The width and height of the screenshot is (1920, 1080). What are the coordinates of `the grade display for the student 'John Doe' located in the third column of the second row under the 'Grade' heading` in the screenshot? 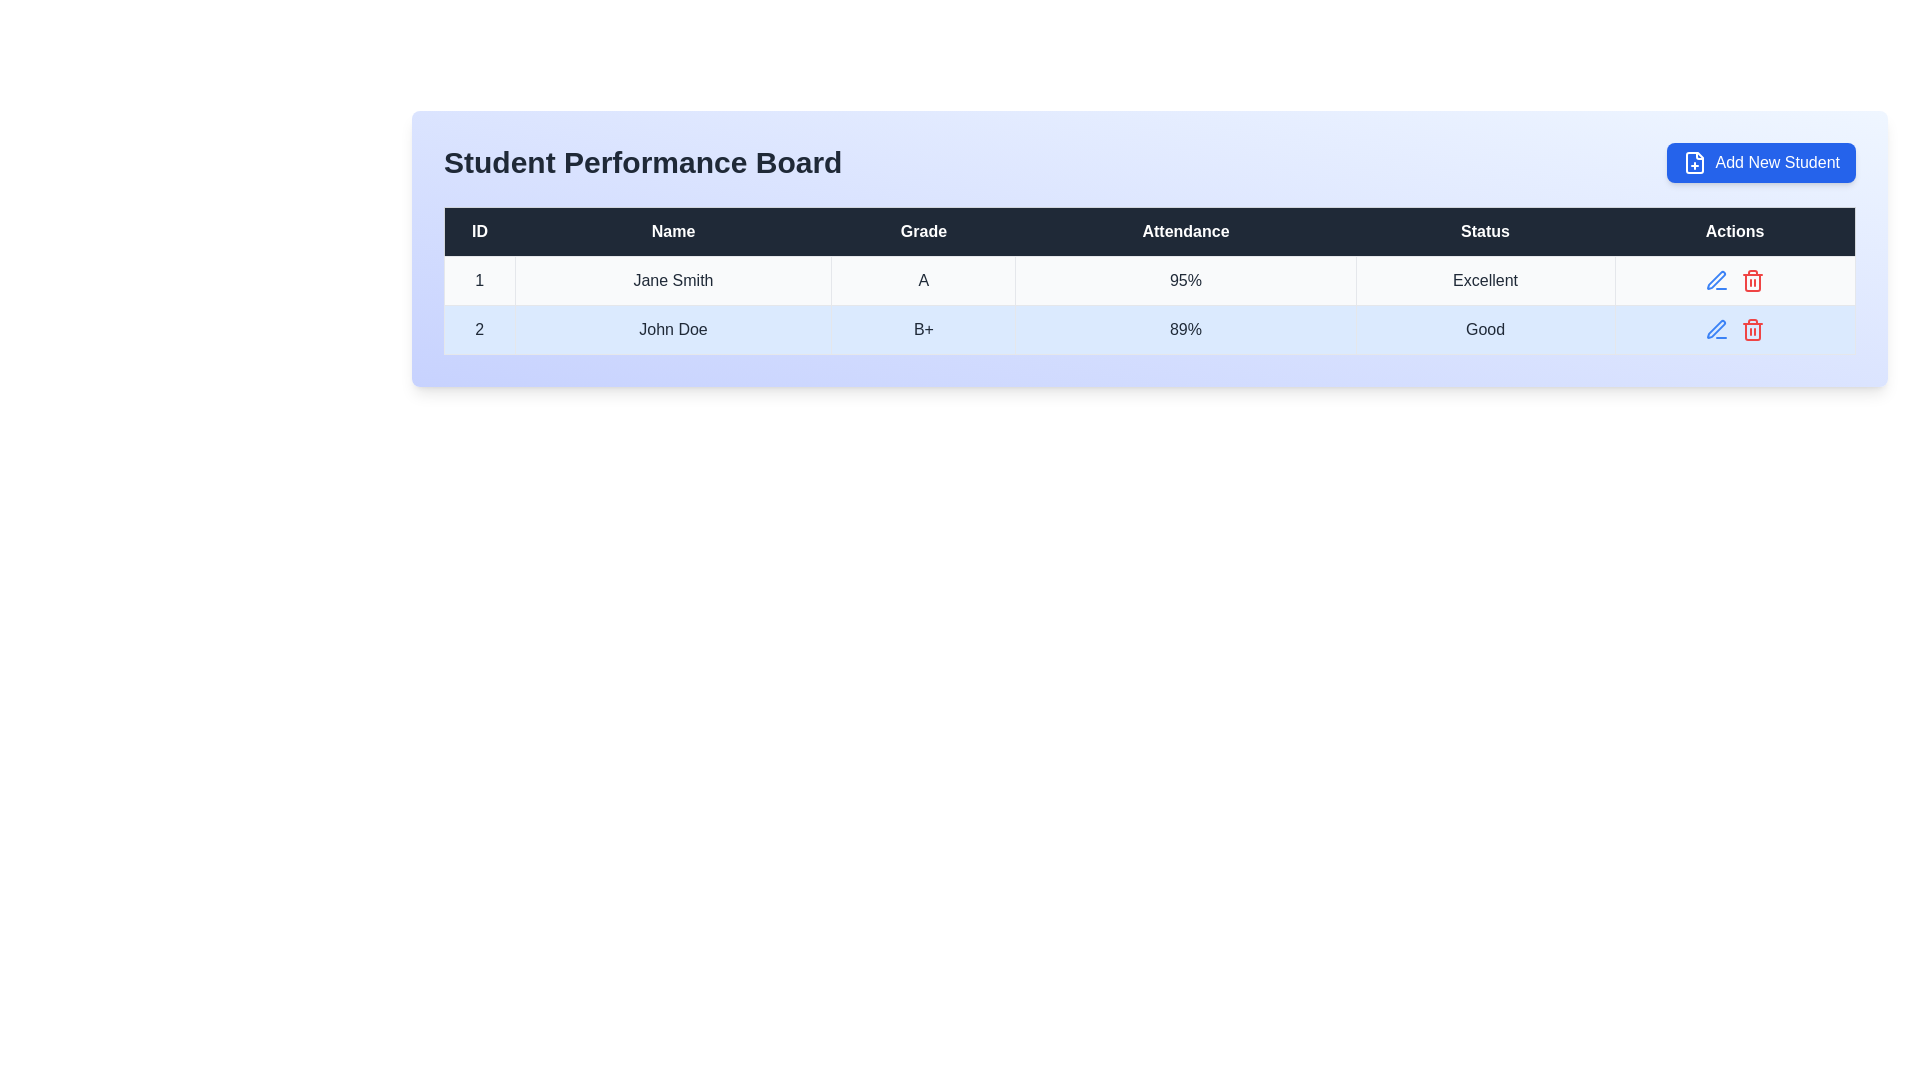 It's located at (922, 329).